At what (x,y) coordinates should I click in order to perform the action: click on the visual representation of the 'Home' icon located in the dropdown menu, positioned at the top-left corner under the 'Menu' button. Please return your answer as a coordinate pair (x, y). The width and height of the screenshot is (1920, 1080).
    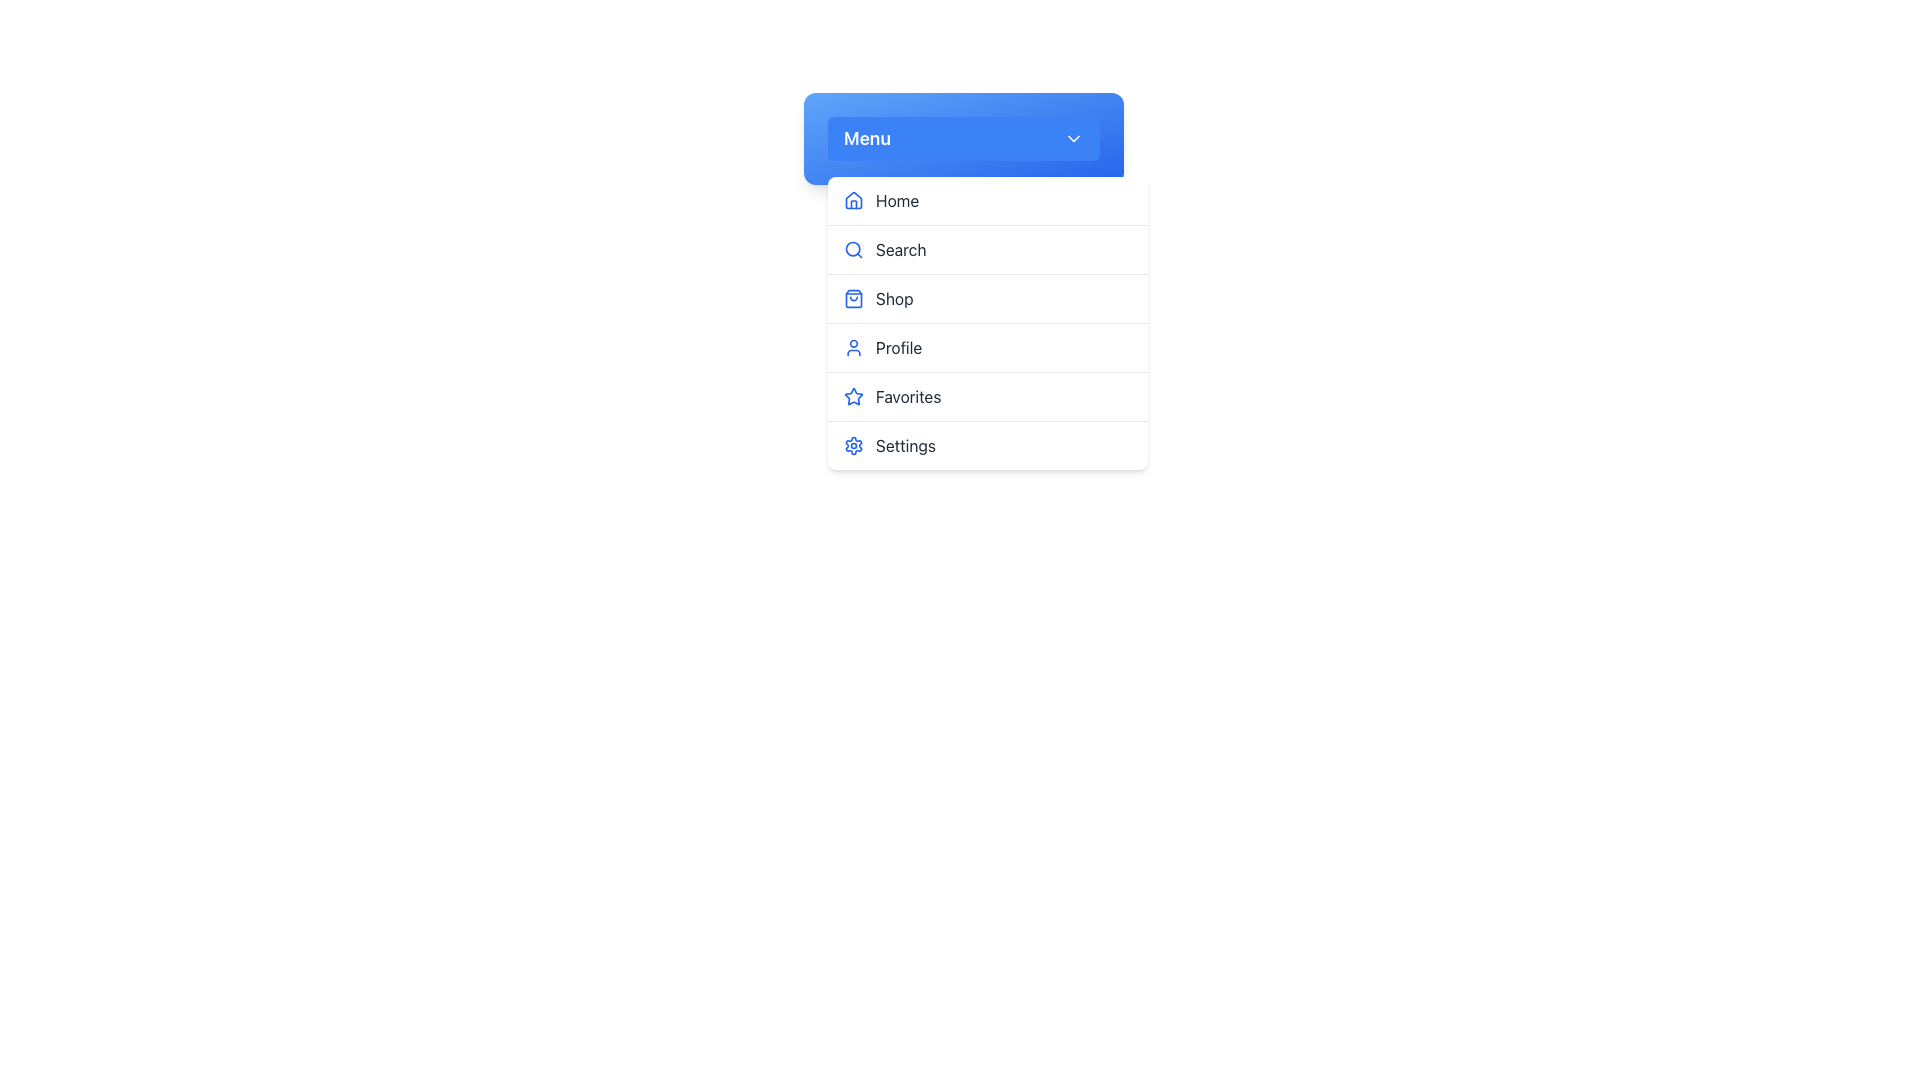
    Looking at the image, I should click on (854, 200).